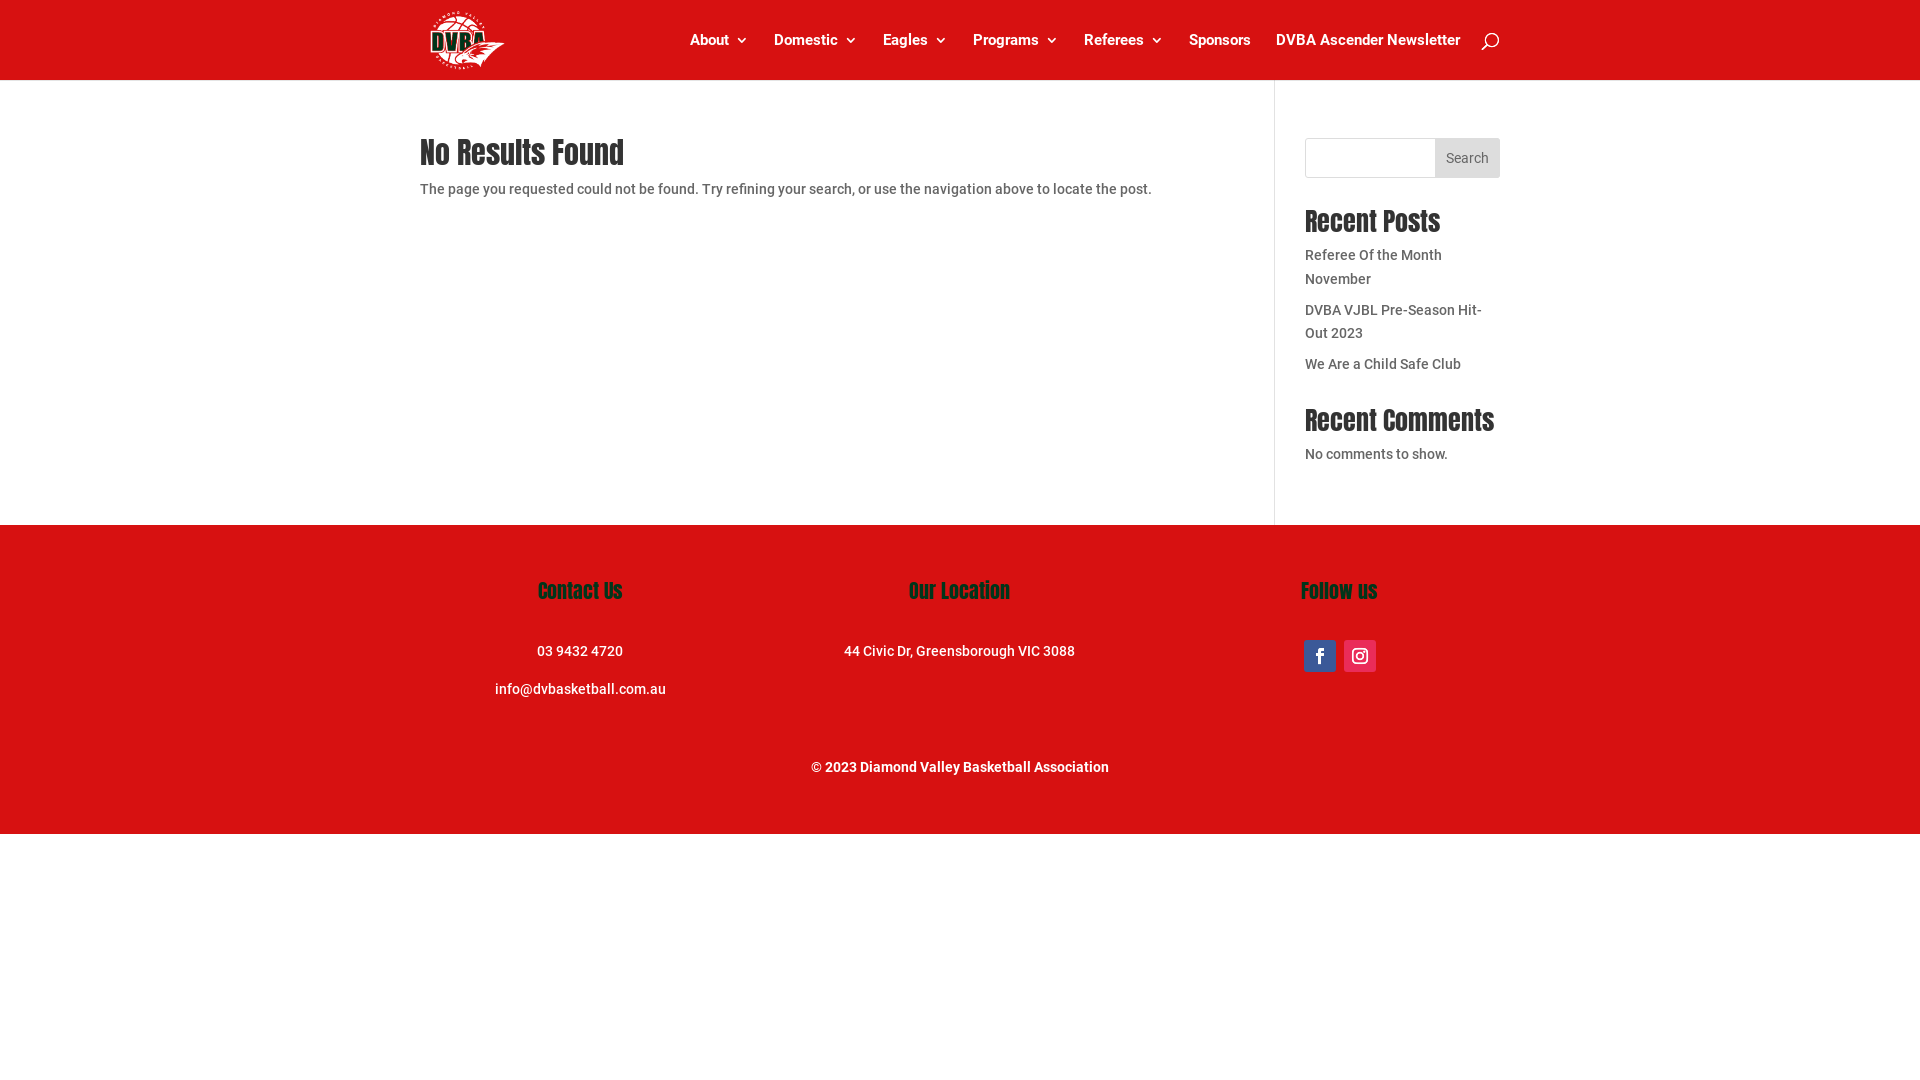 Image resolution: width=1920 pixels, height=1080 pixels. Describe the element at coordinates (1320, 655) in the screenshot. I see `'Follow on Facebook'` at that location.